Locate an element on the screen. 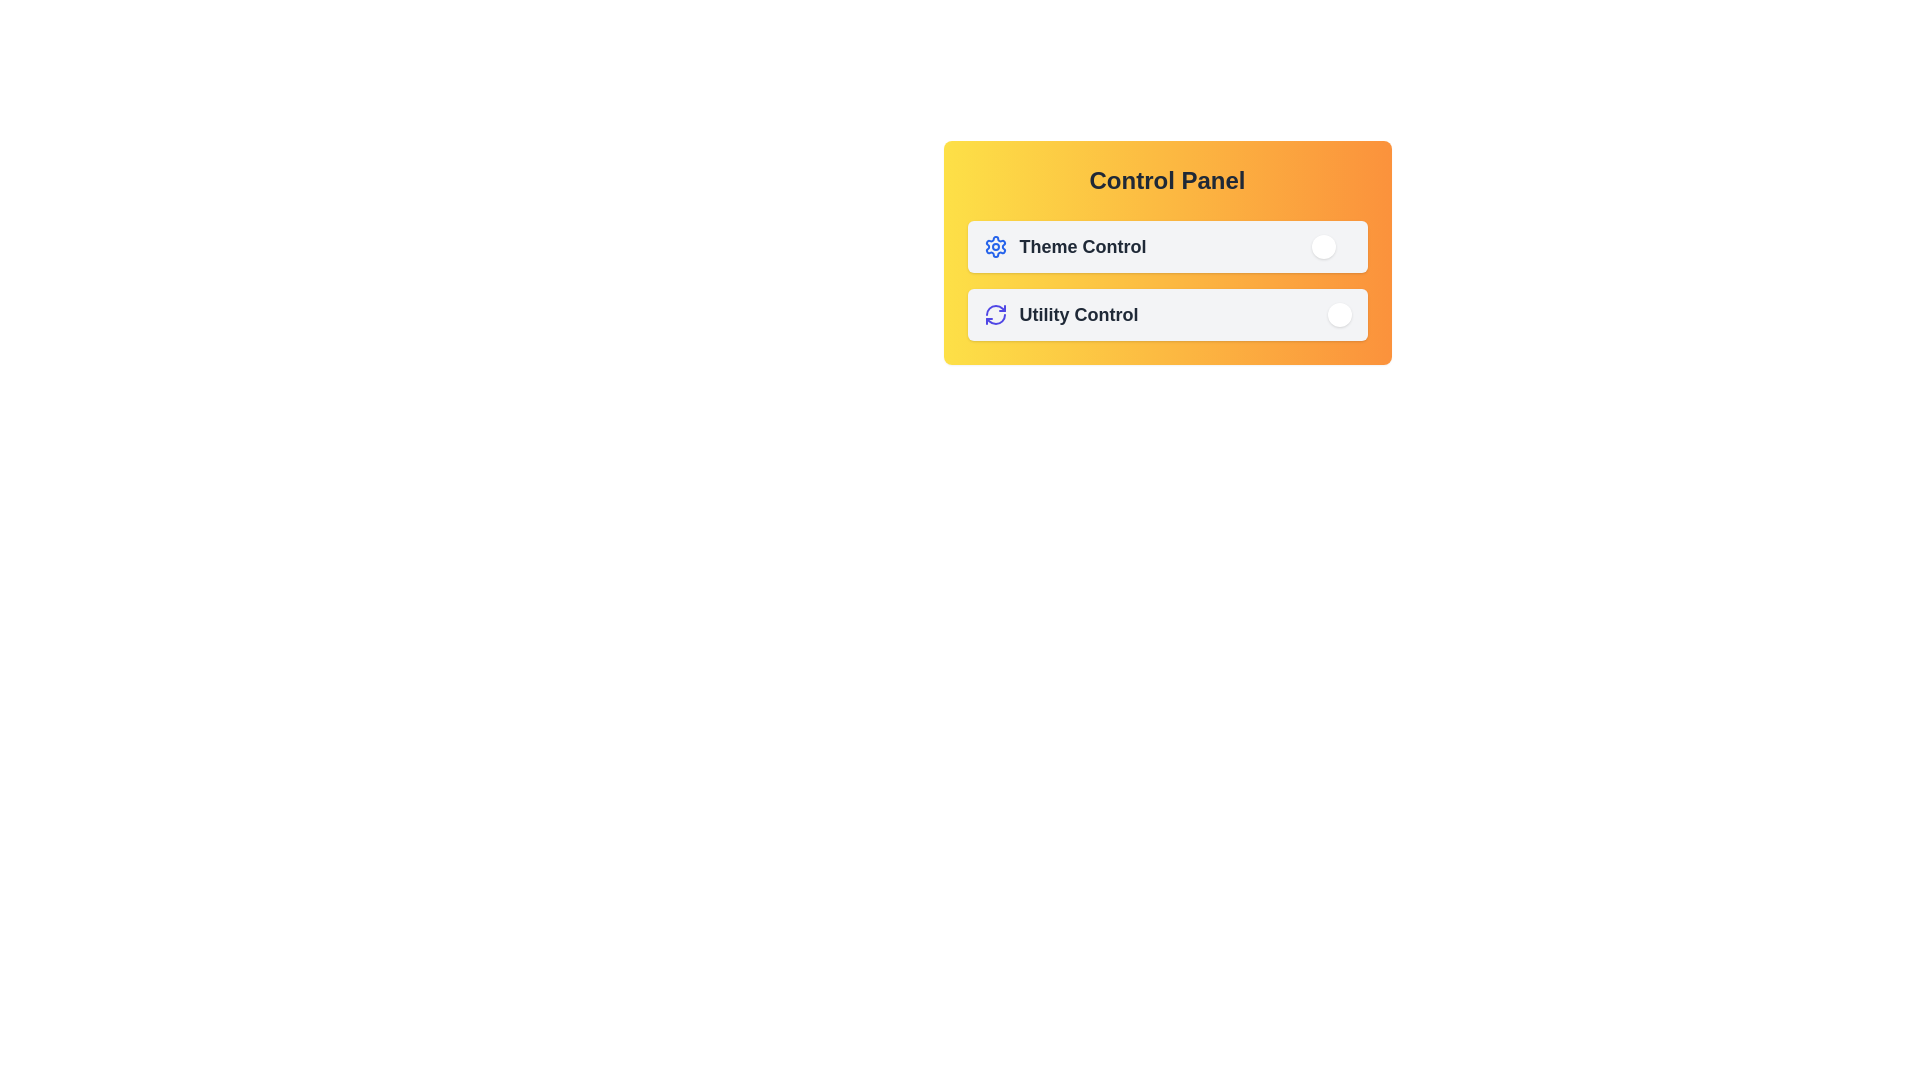 The image size is (1920, 1080). 'Utility Control' text label located in the second row of the control panel, which has a blue refresh icon to its left is located at coordinates (1059, 315).